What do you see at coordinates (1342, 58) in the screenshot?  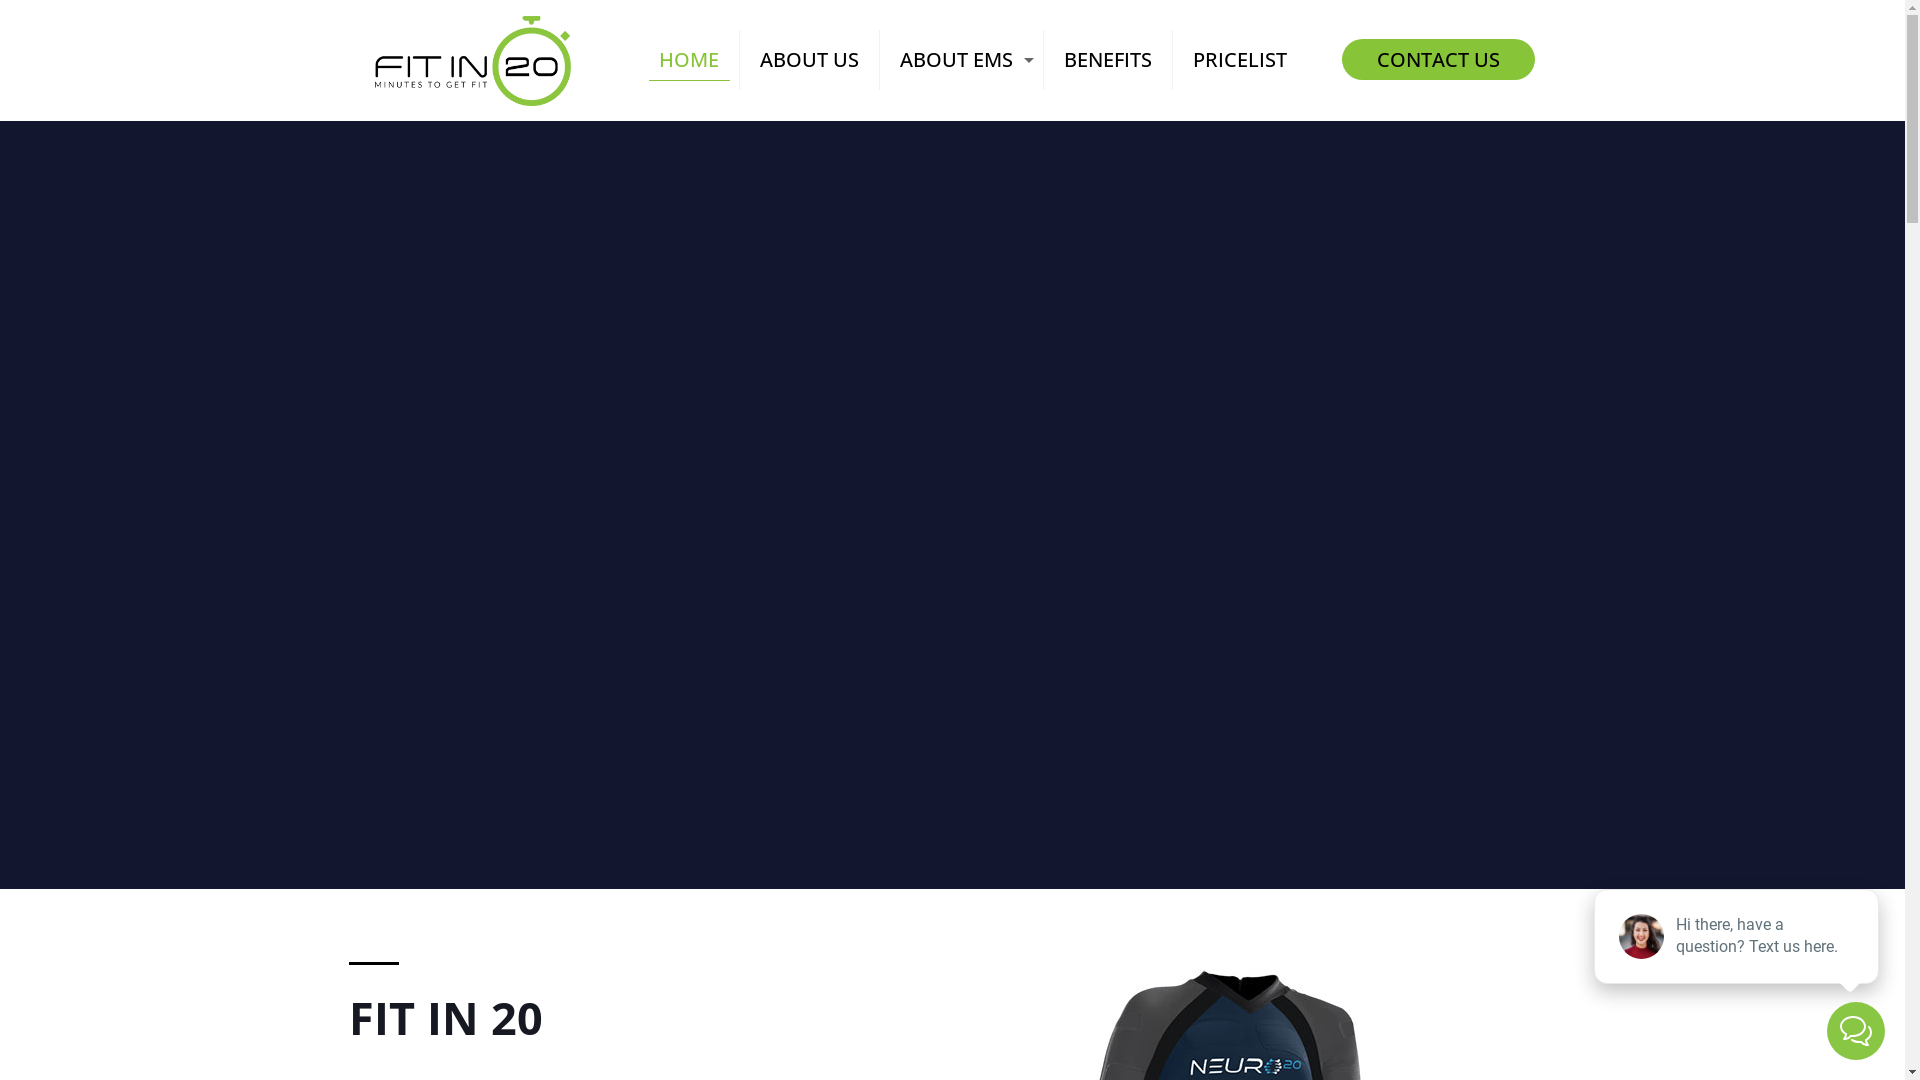 I see `'CONTACT US'` at bounding box center [1342, 58].